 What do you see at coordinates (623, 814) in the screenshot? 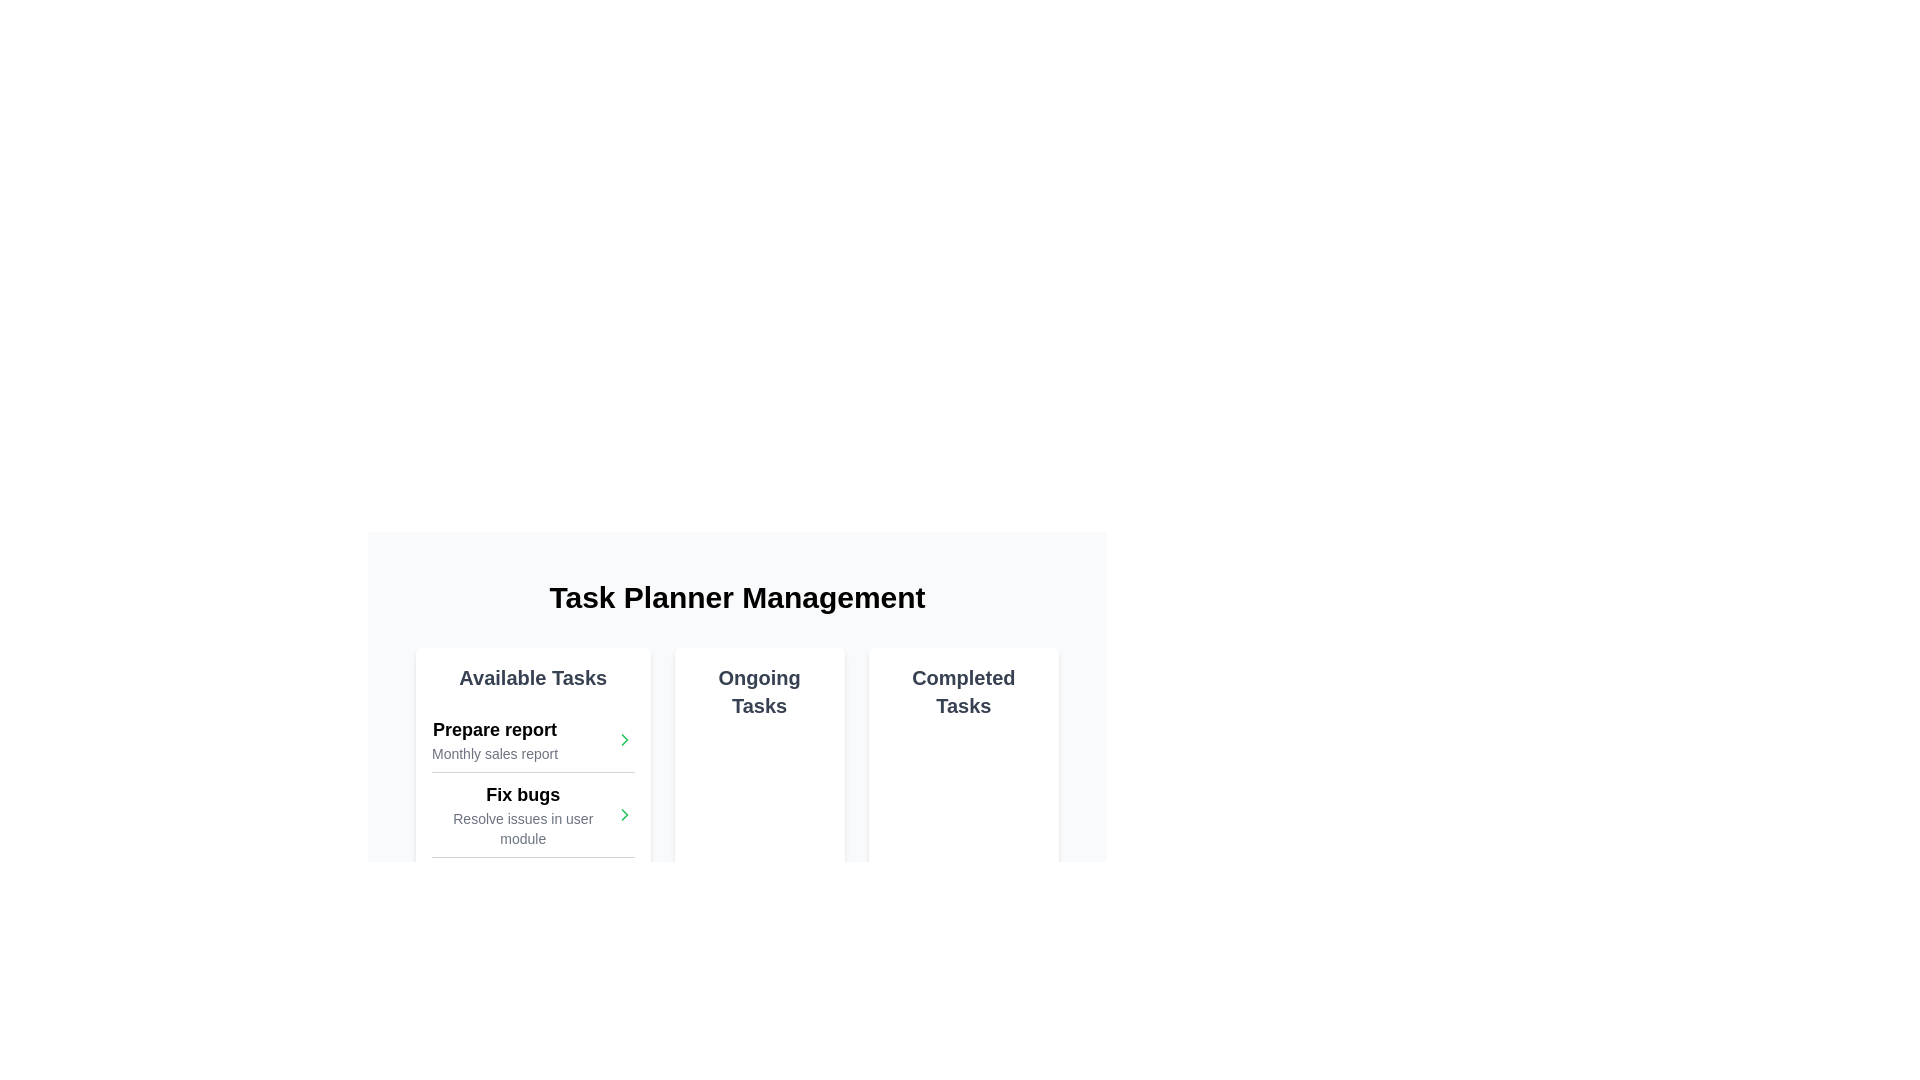
I see `the chevron-like arrow icon indicating further navigation within the 'Available Tasks' card under the 'Prepare report' task` at bounding box center [623, 814].